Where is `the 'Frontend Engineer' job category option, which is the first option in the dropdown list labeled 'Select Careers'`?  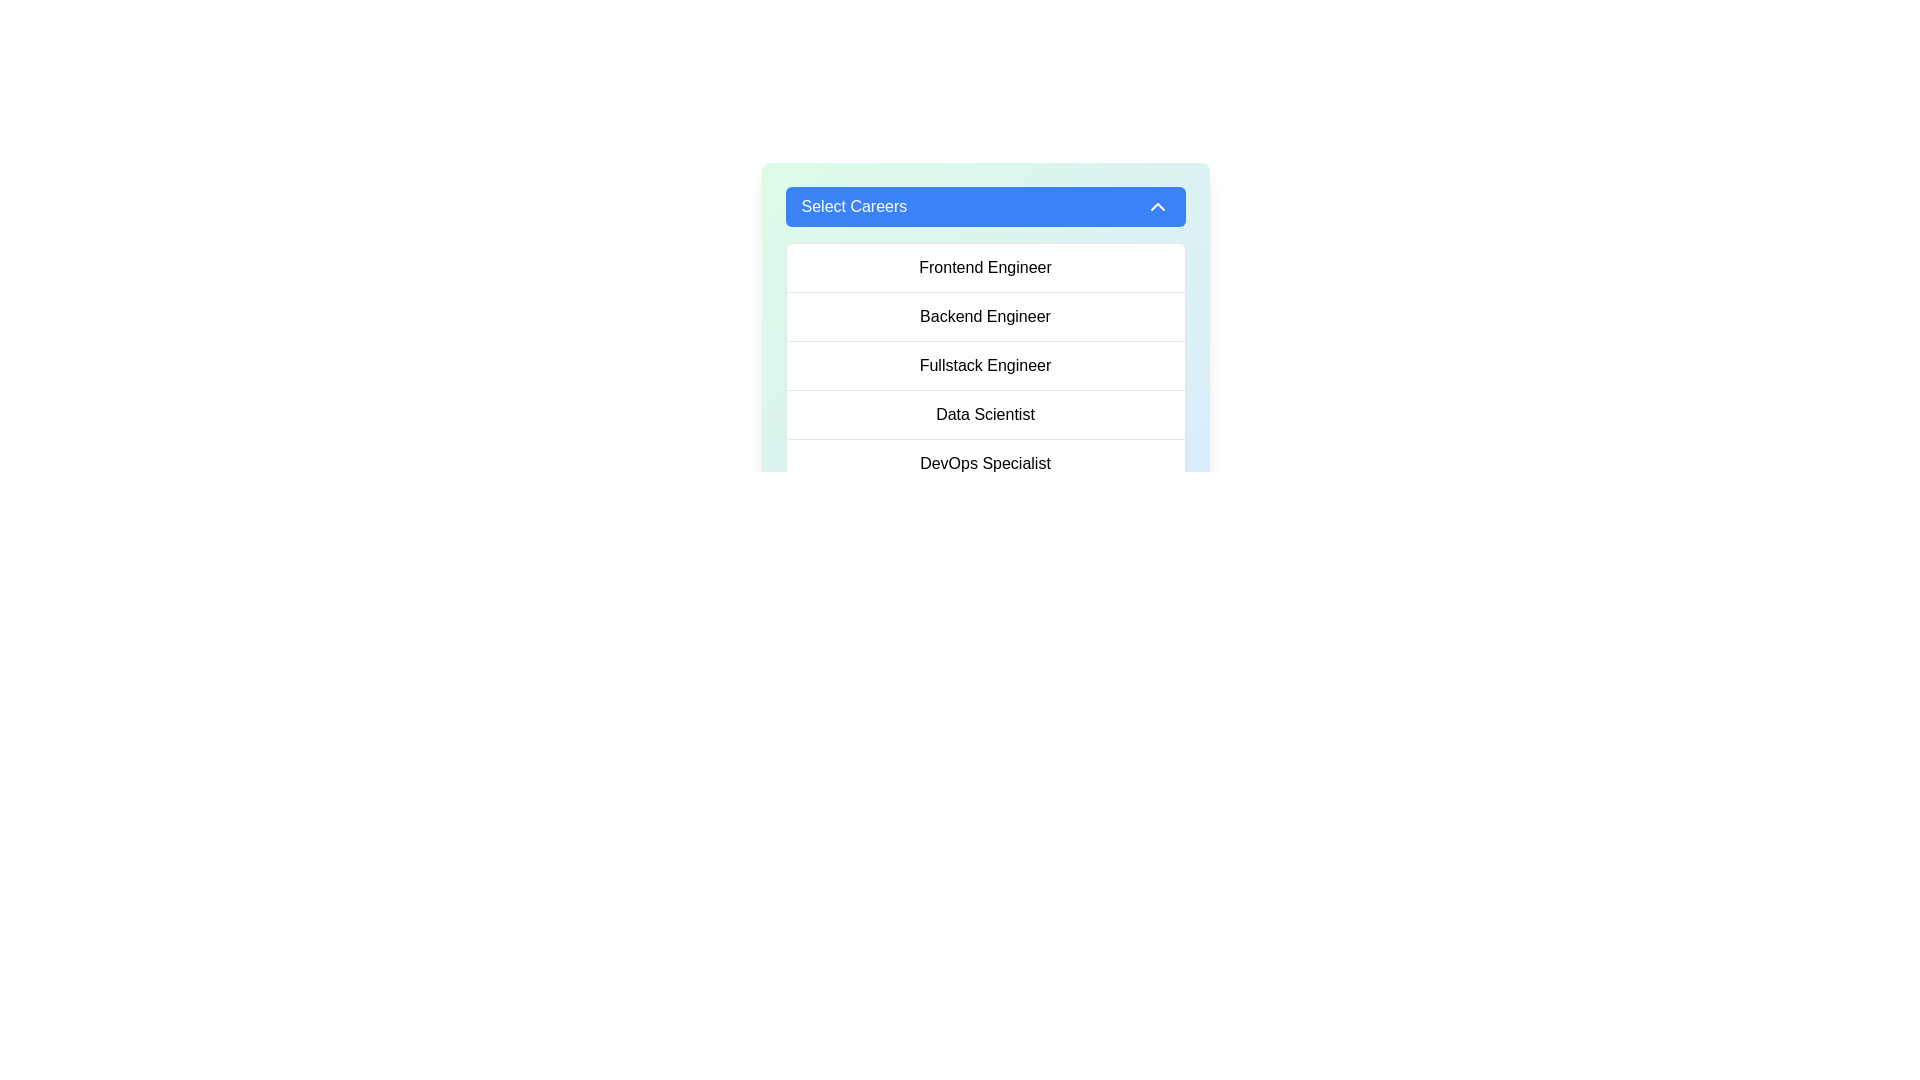
the 'Frontend Engineer' job category option, which is the first option in the dropdown list labeled 'Select Careers' is located at coordinates (985, 267).